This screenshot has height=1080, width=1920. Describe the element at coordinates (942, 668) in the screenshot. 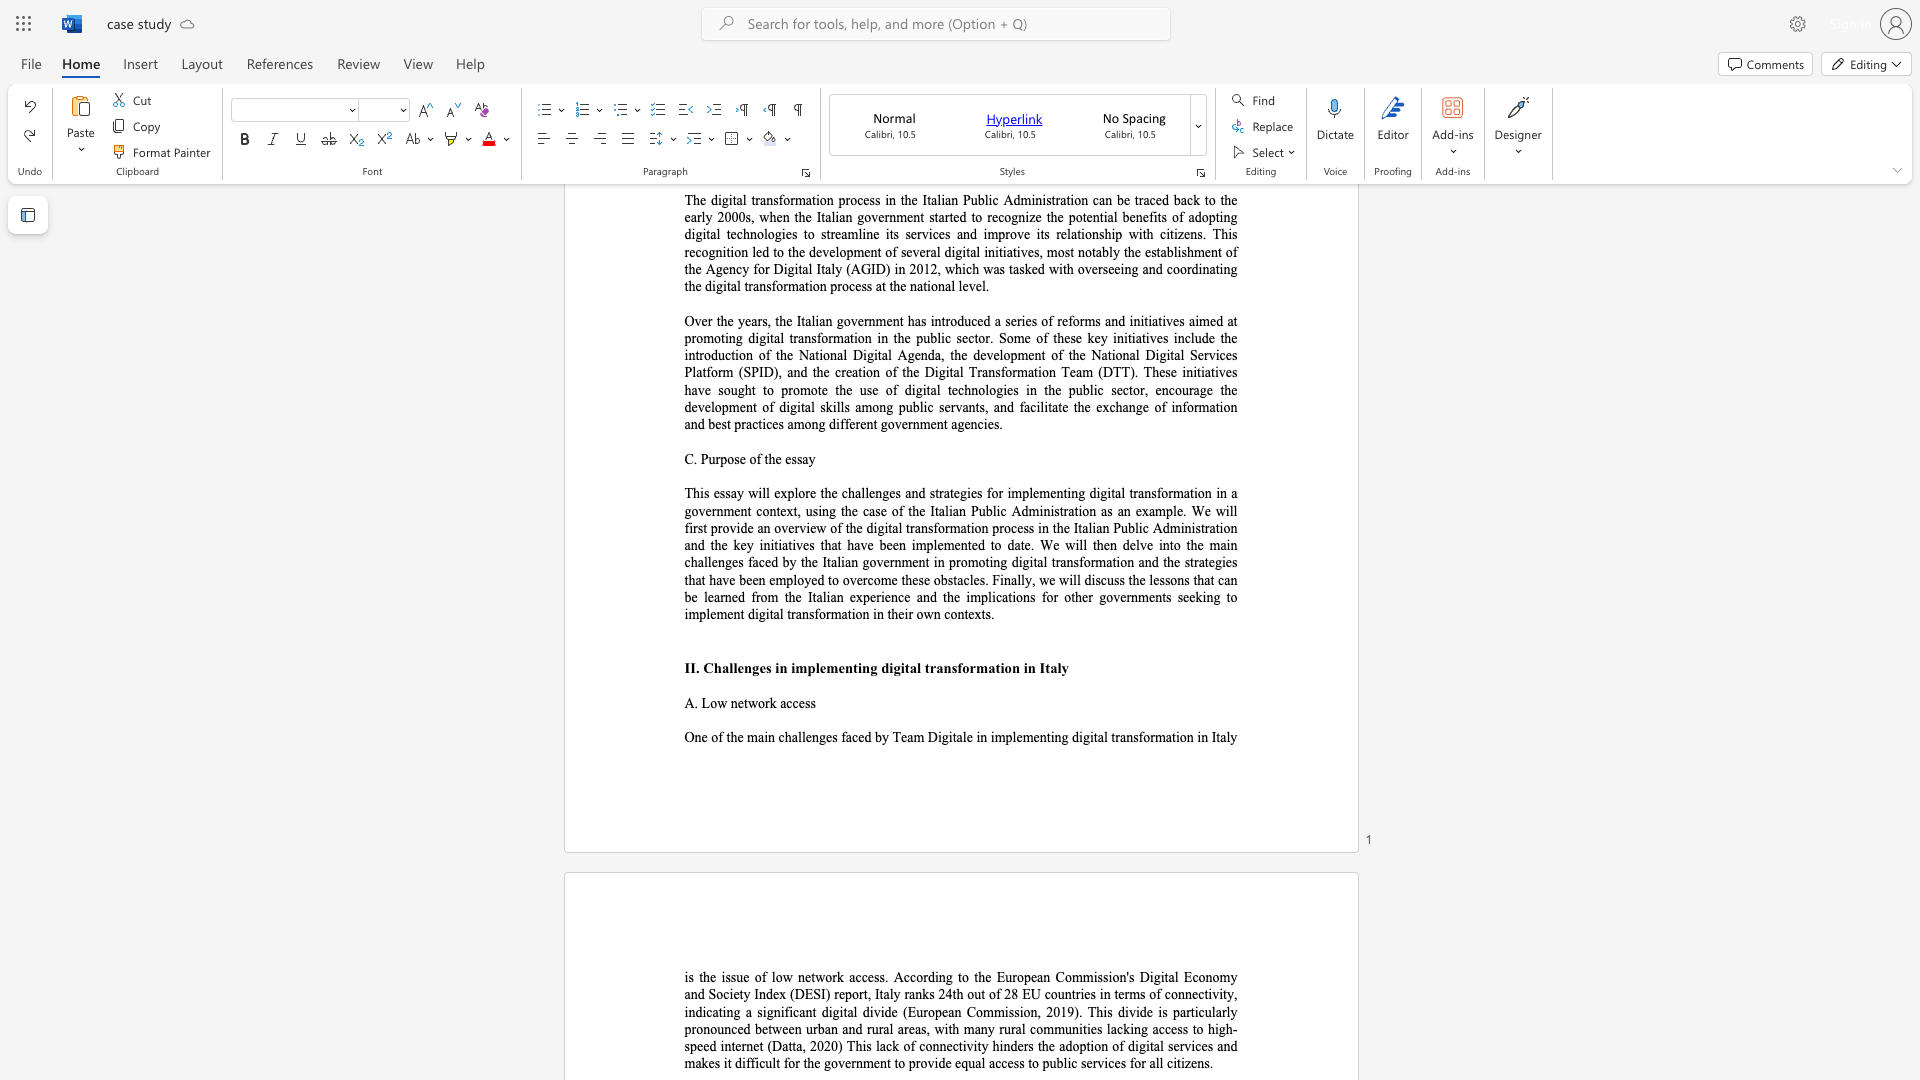

I see `the subset text "nsform" within the text "II. Challenges in implementing digital transformation in Italy"` at that location.